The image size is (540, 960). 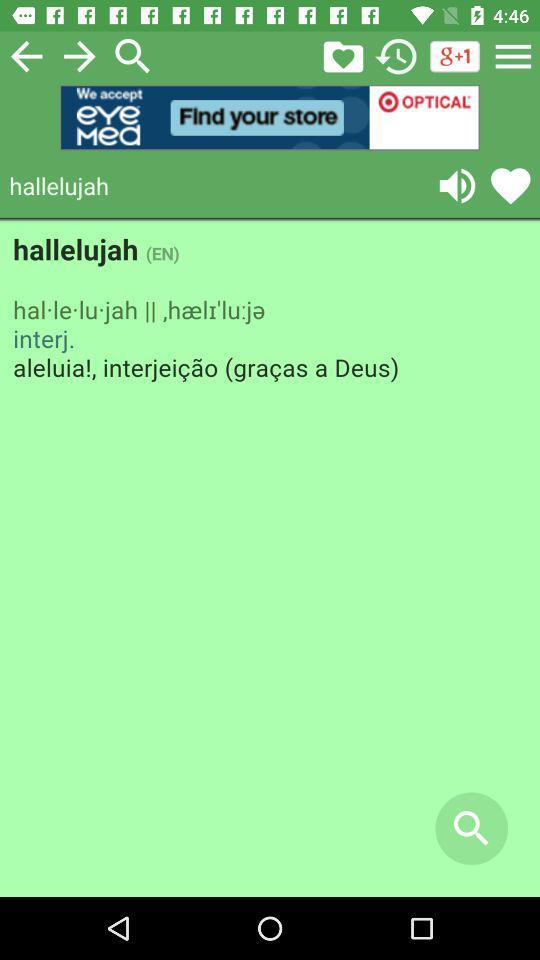 What do you see at coordinates (457, 185) in the screenshot?
I see `audio` at bounding box center [457, 185].